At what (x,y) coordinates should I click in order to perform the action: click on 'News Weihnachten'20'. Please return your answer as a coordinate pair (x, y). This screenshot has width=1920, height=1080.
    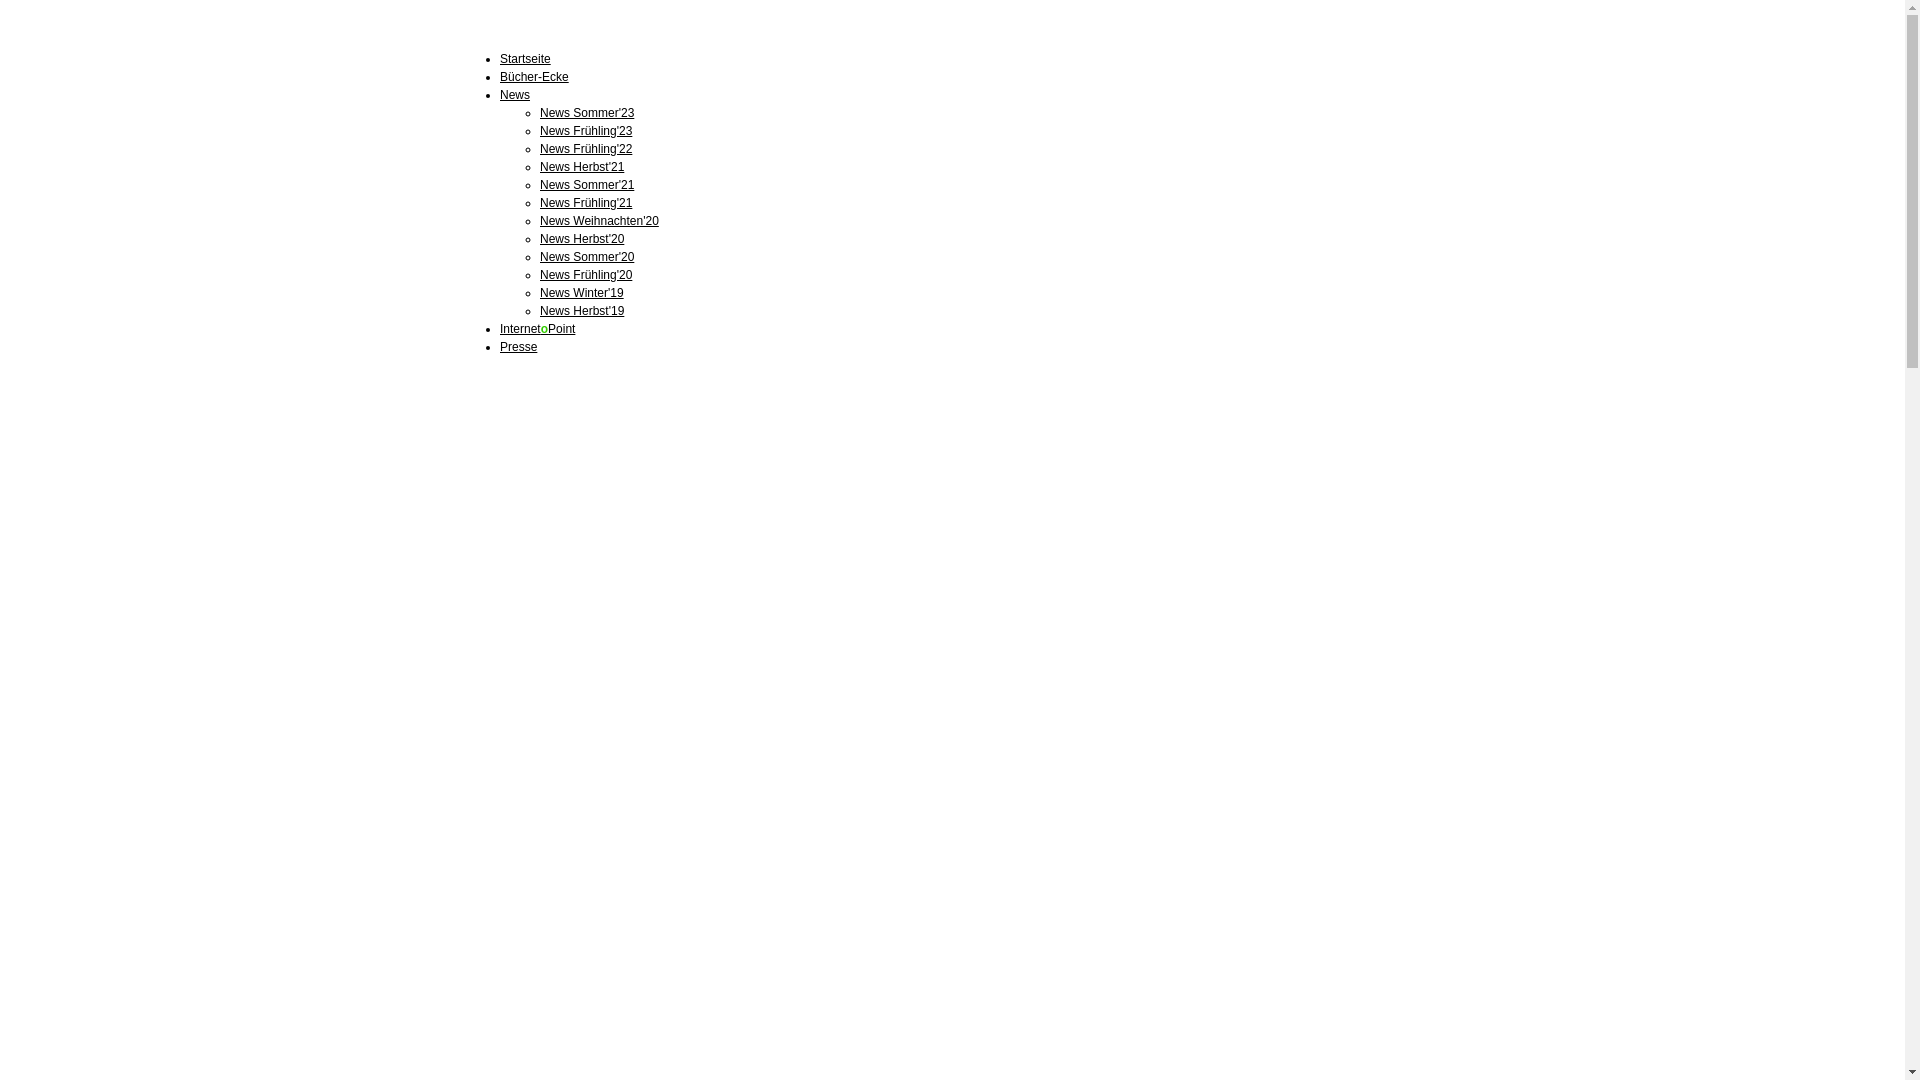
    Looking at the image, I should click on (539, 220).